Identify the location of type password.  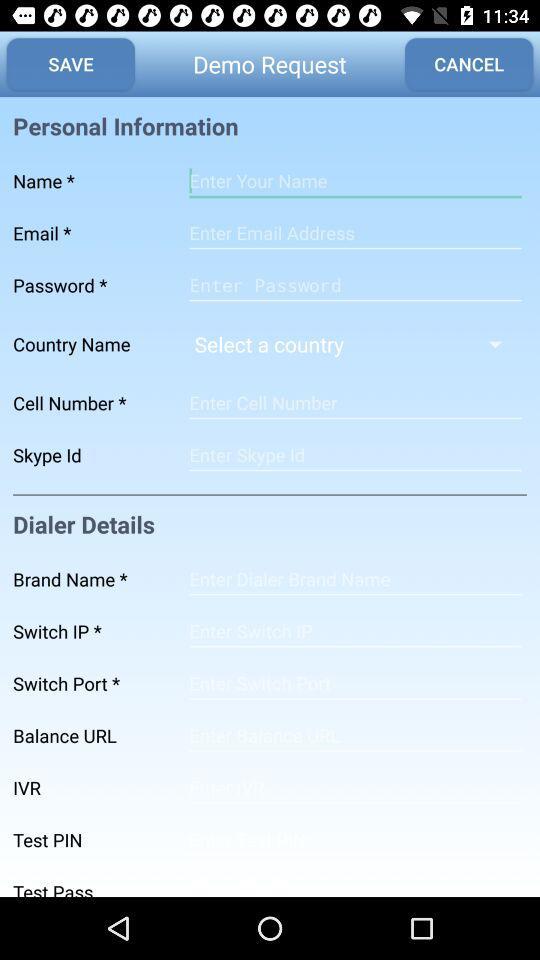
(354, 880).